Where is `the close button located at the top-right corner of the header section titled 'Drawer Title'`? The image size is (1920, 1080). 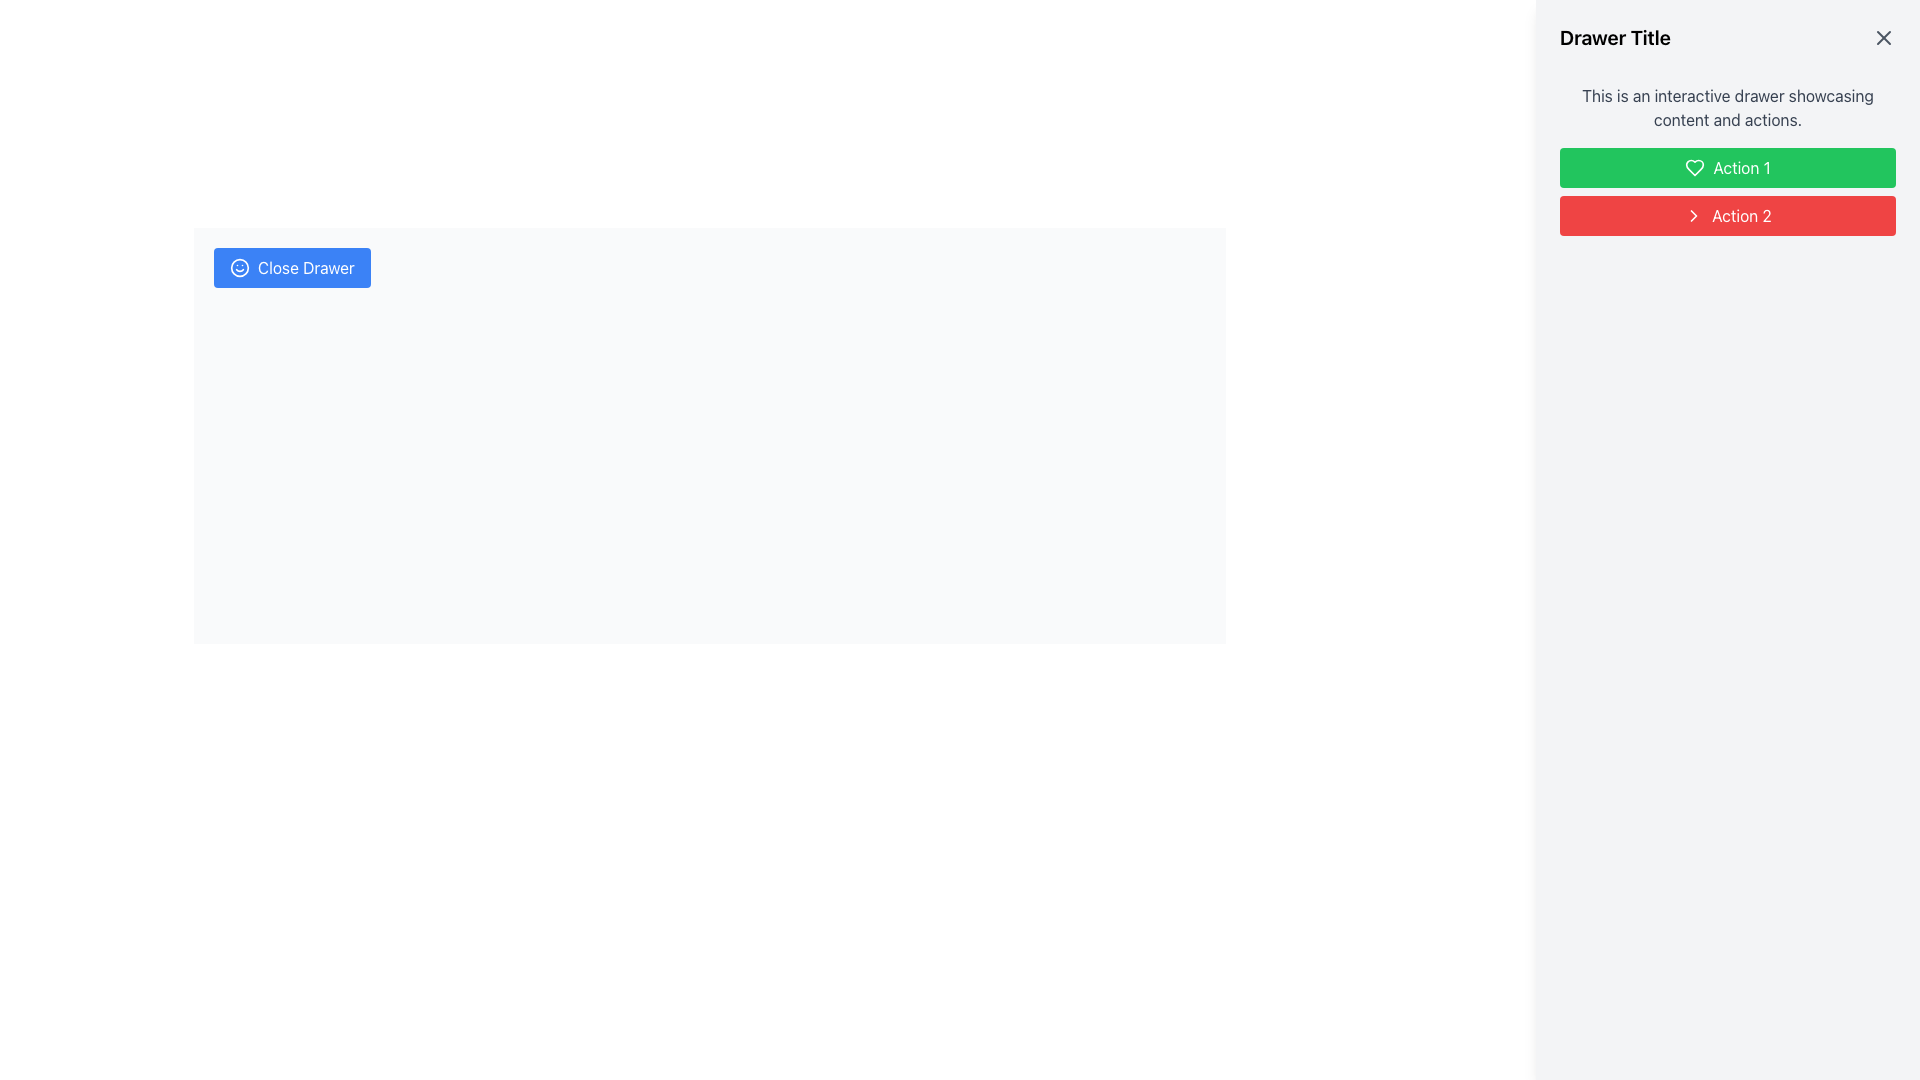
the close button located at the top-right corner of the header section titled 'Drawer Title' is located at coordinates (1882, 38).